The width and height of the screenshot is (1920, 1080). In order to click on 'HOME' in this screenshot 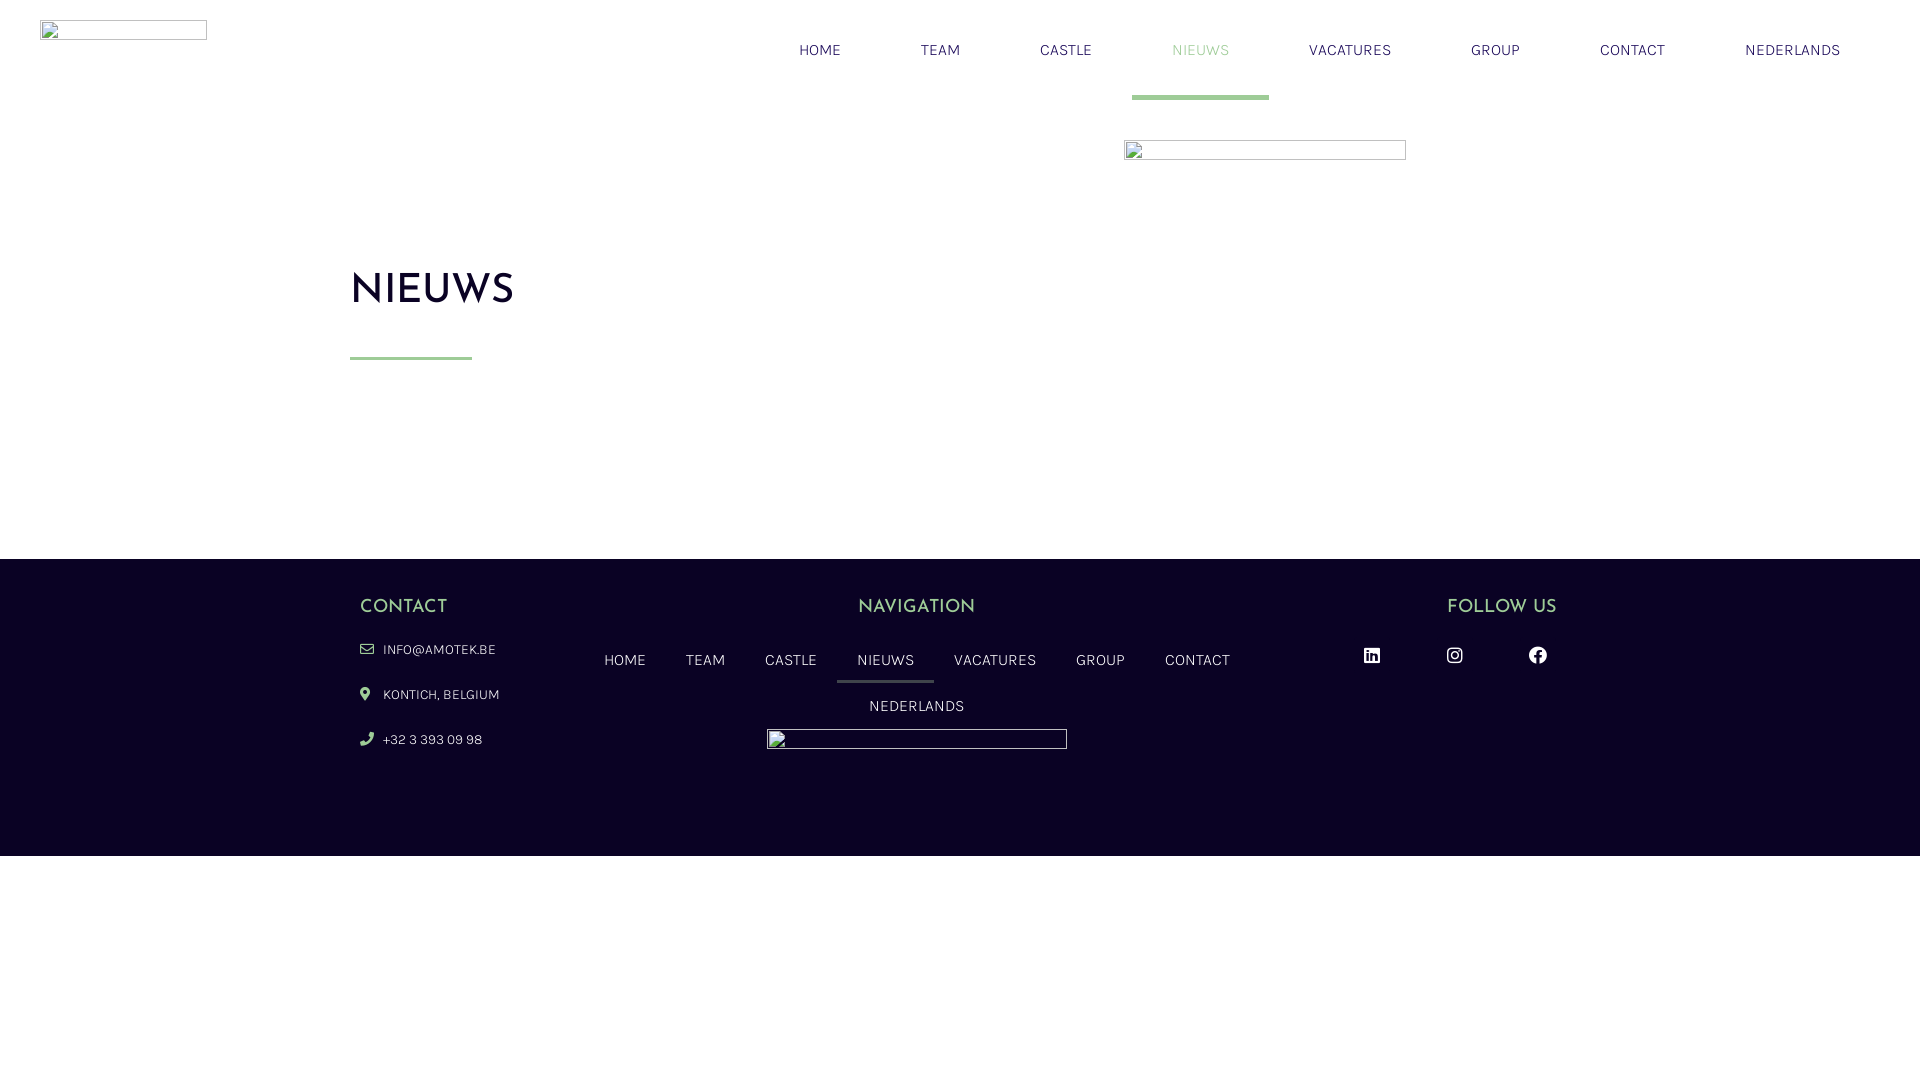, I will do `click(820, 49)`.